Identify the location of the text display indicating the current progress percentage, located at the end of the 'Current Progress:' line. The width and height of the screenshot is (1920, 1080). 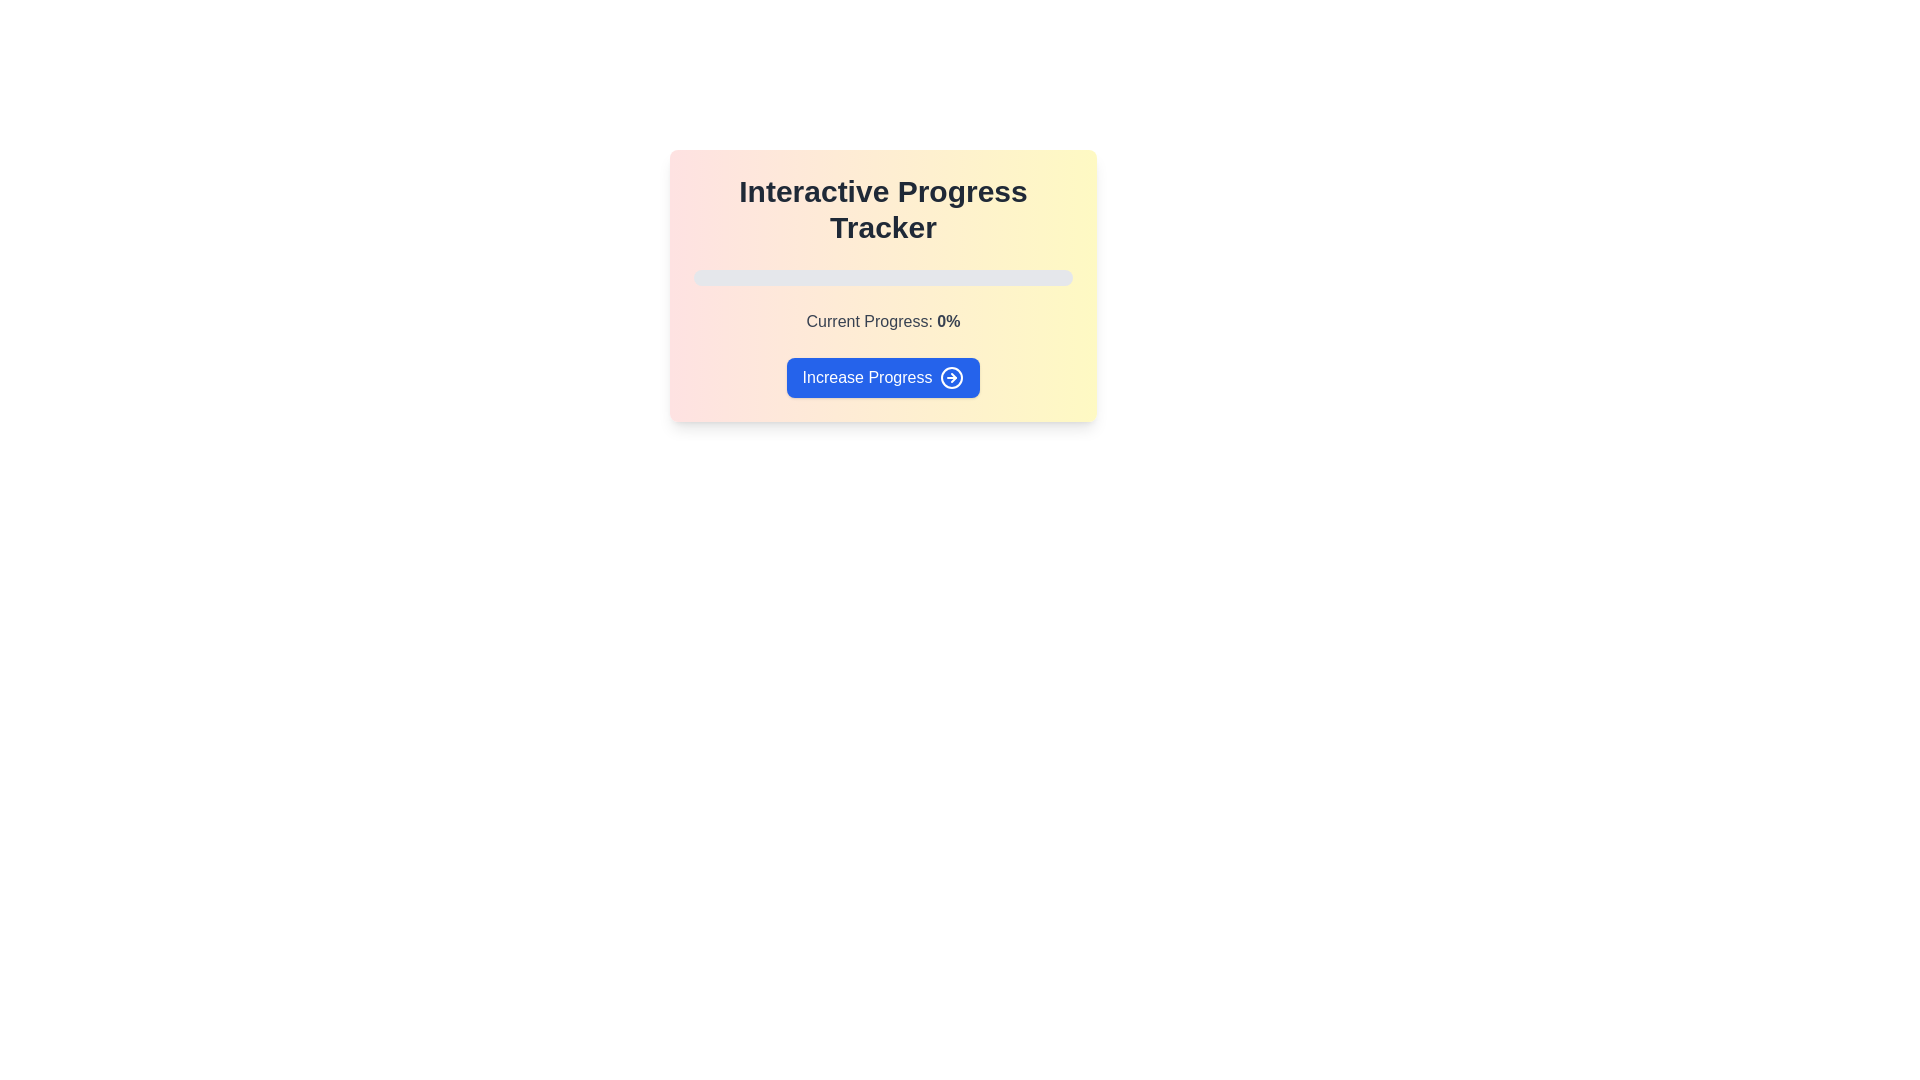
(947, 320).